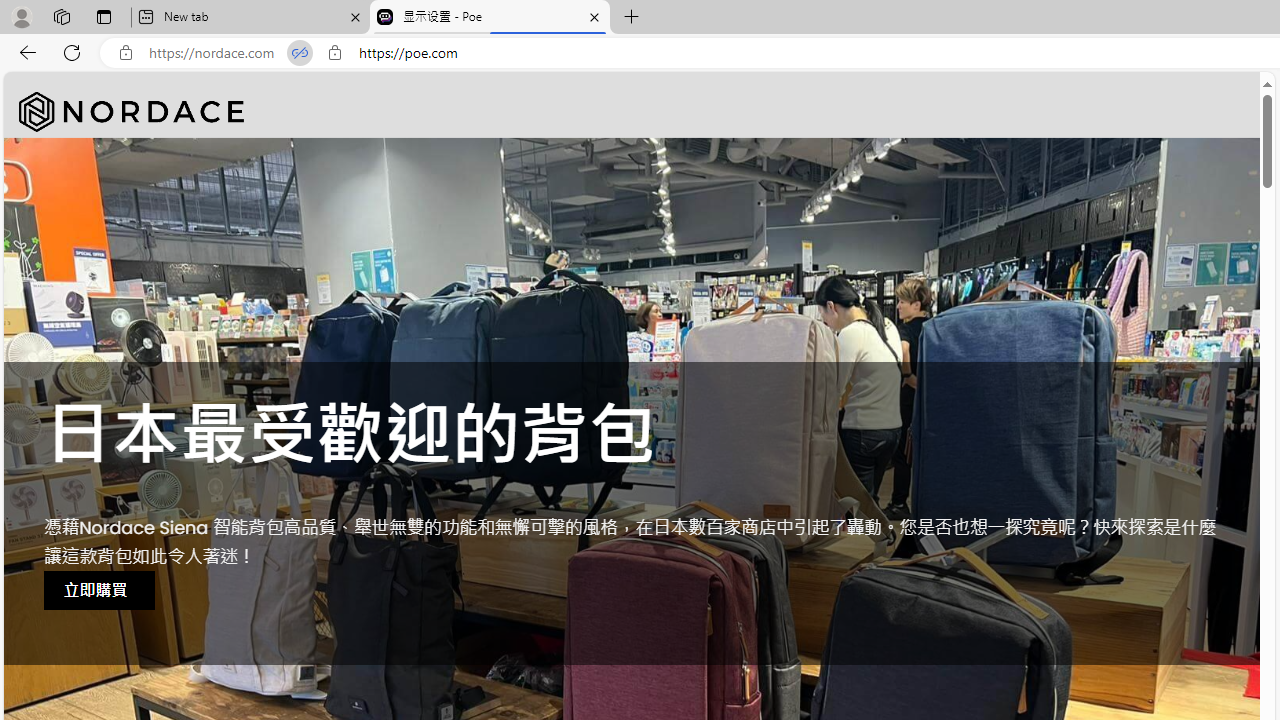 Image resolution: width=1280 pixels, height=720 pixels. I want to click on 'View site information', so click(334, 52).